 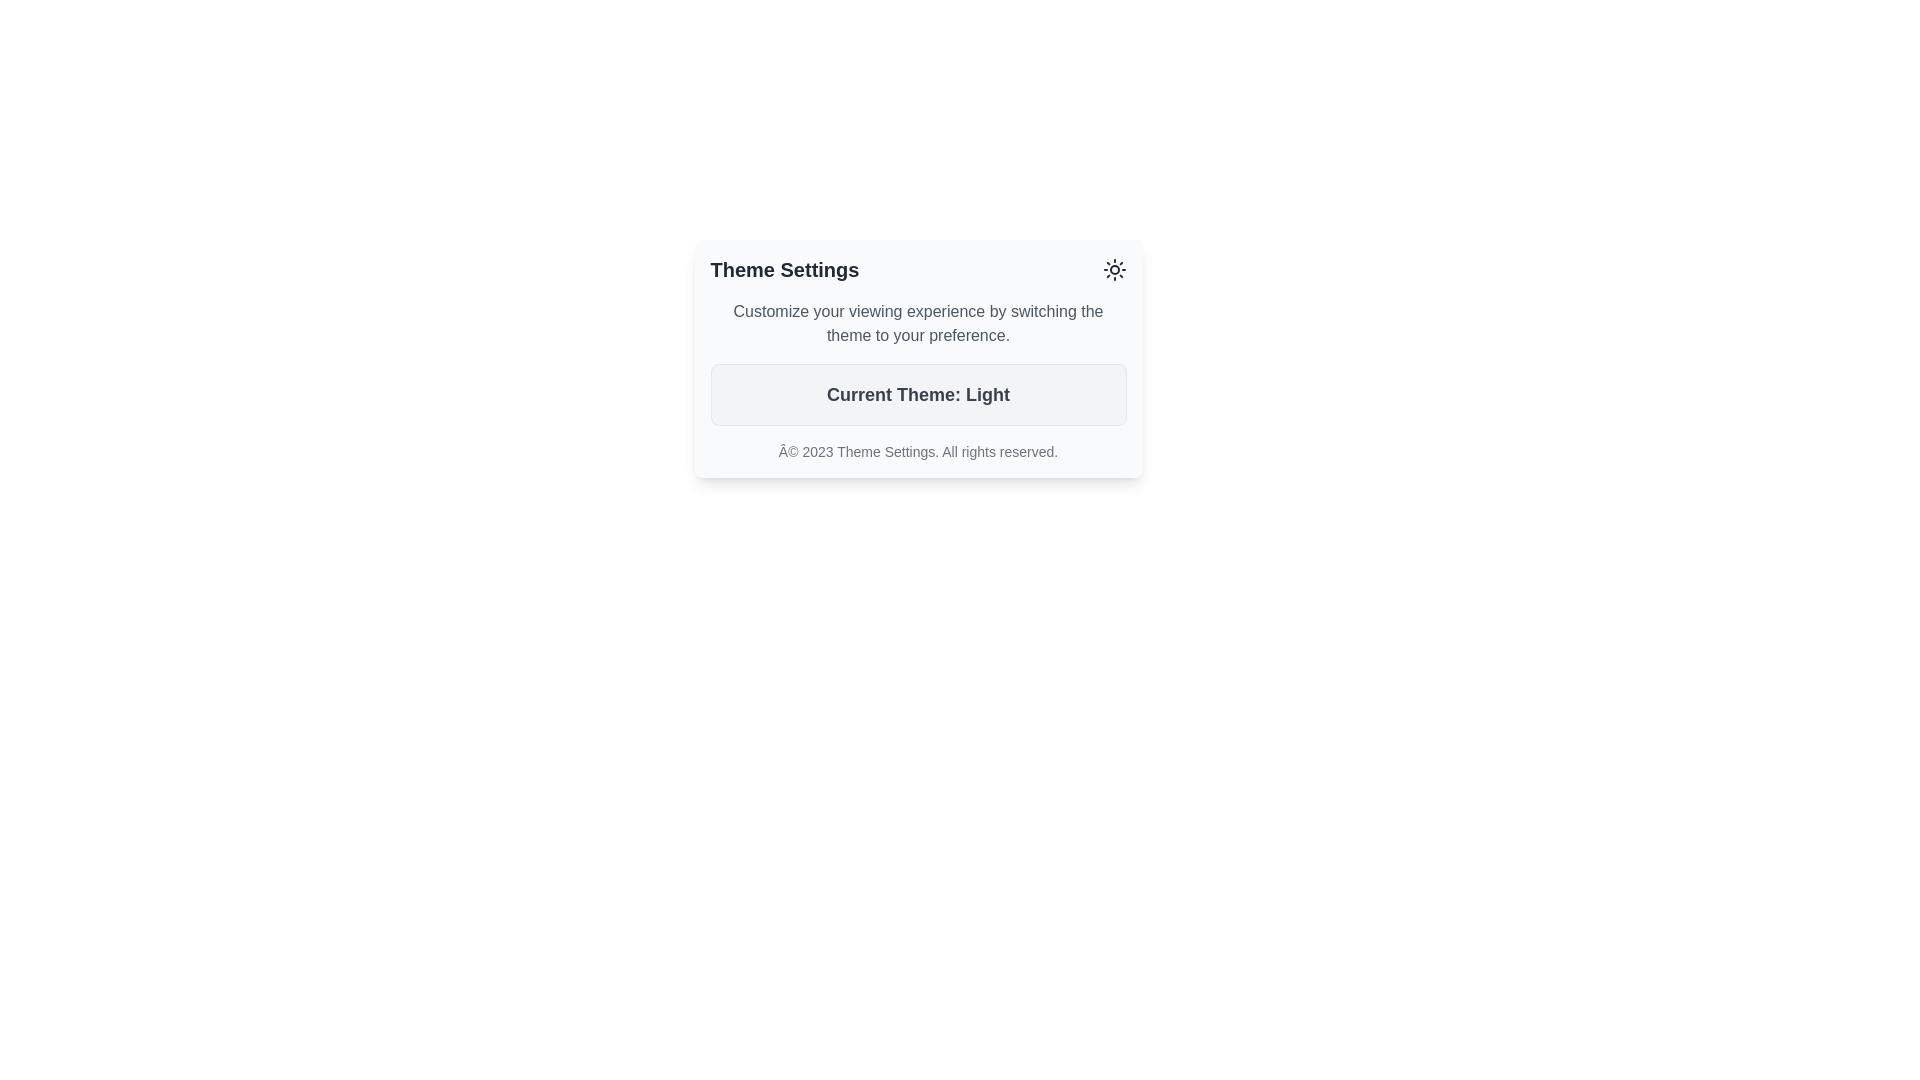 What do you see at coordinates (1113, 270) in the screenshot?
I see `the theme toggle button to switch the theme between light and dark modes` at bounding box center [1113, 270].